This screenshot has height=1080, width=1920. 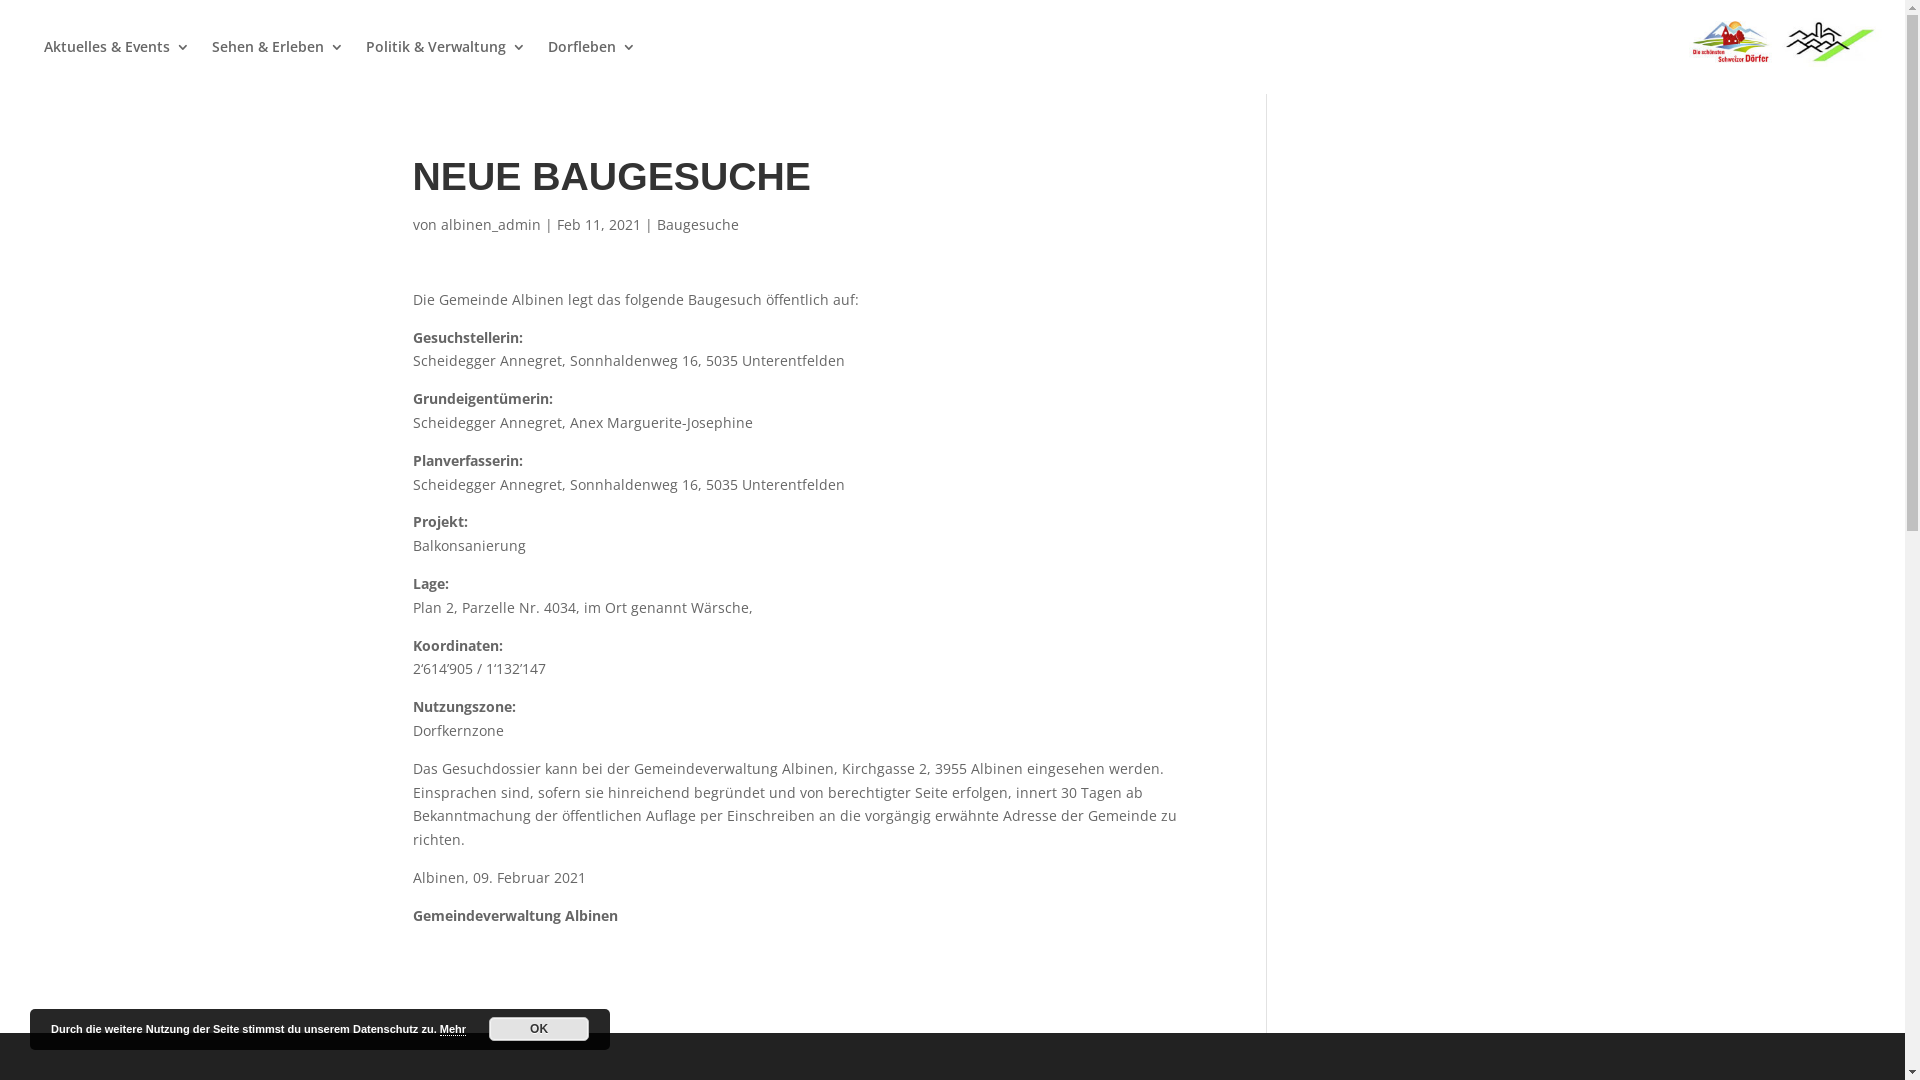 I want to click on 'Politik & Verwaltung', so click(x=365, y=65).